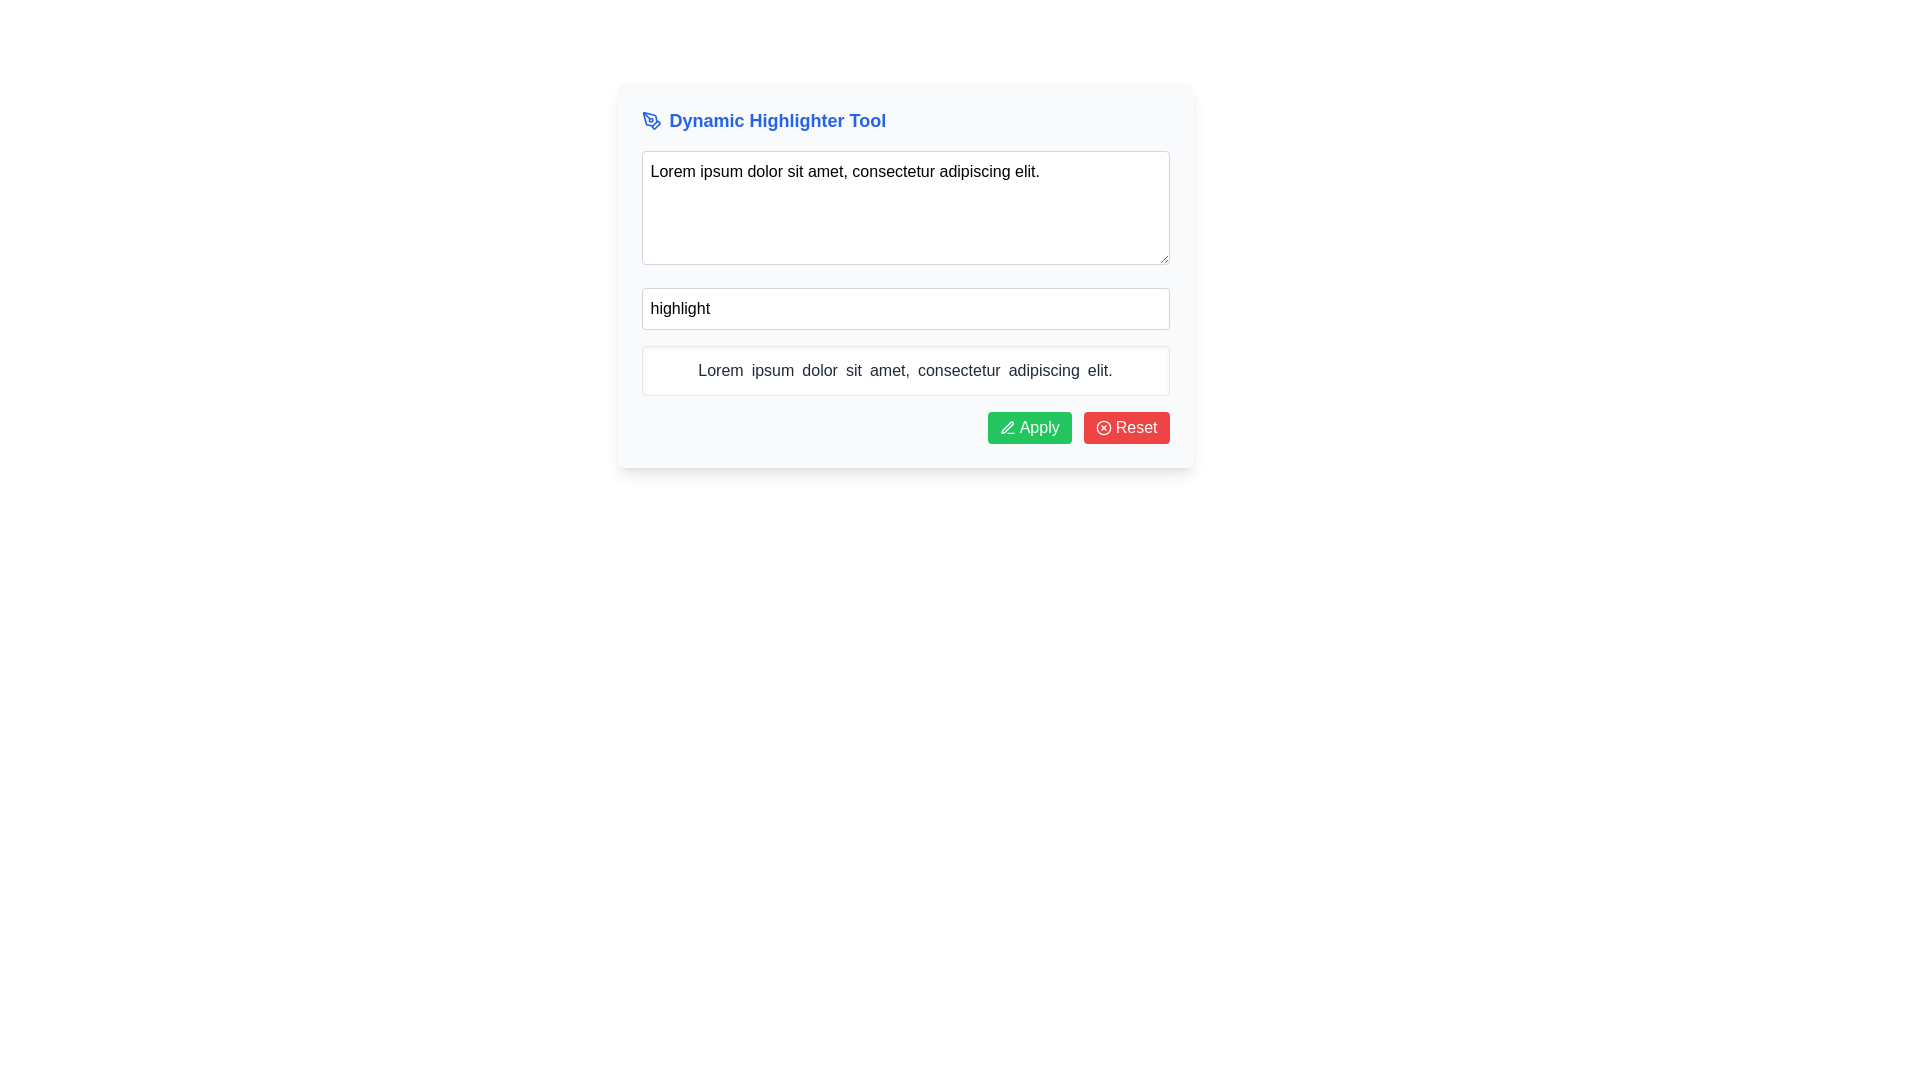  I want to click on the rectangular green 'Apply' button with white text and a pen icon located at the bottom right of the interface, so click(1029, 427).